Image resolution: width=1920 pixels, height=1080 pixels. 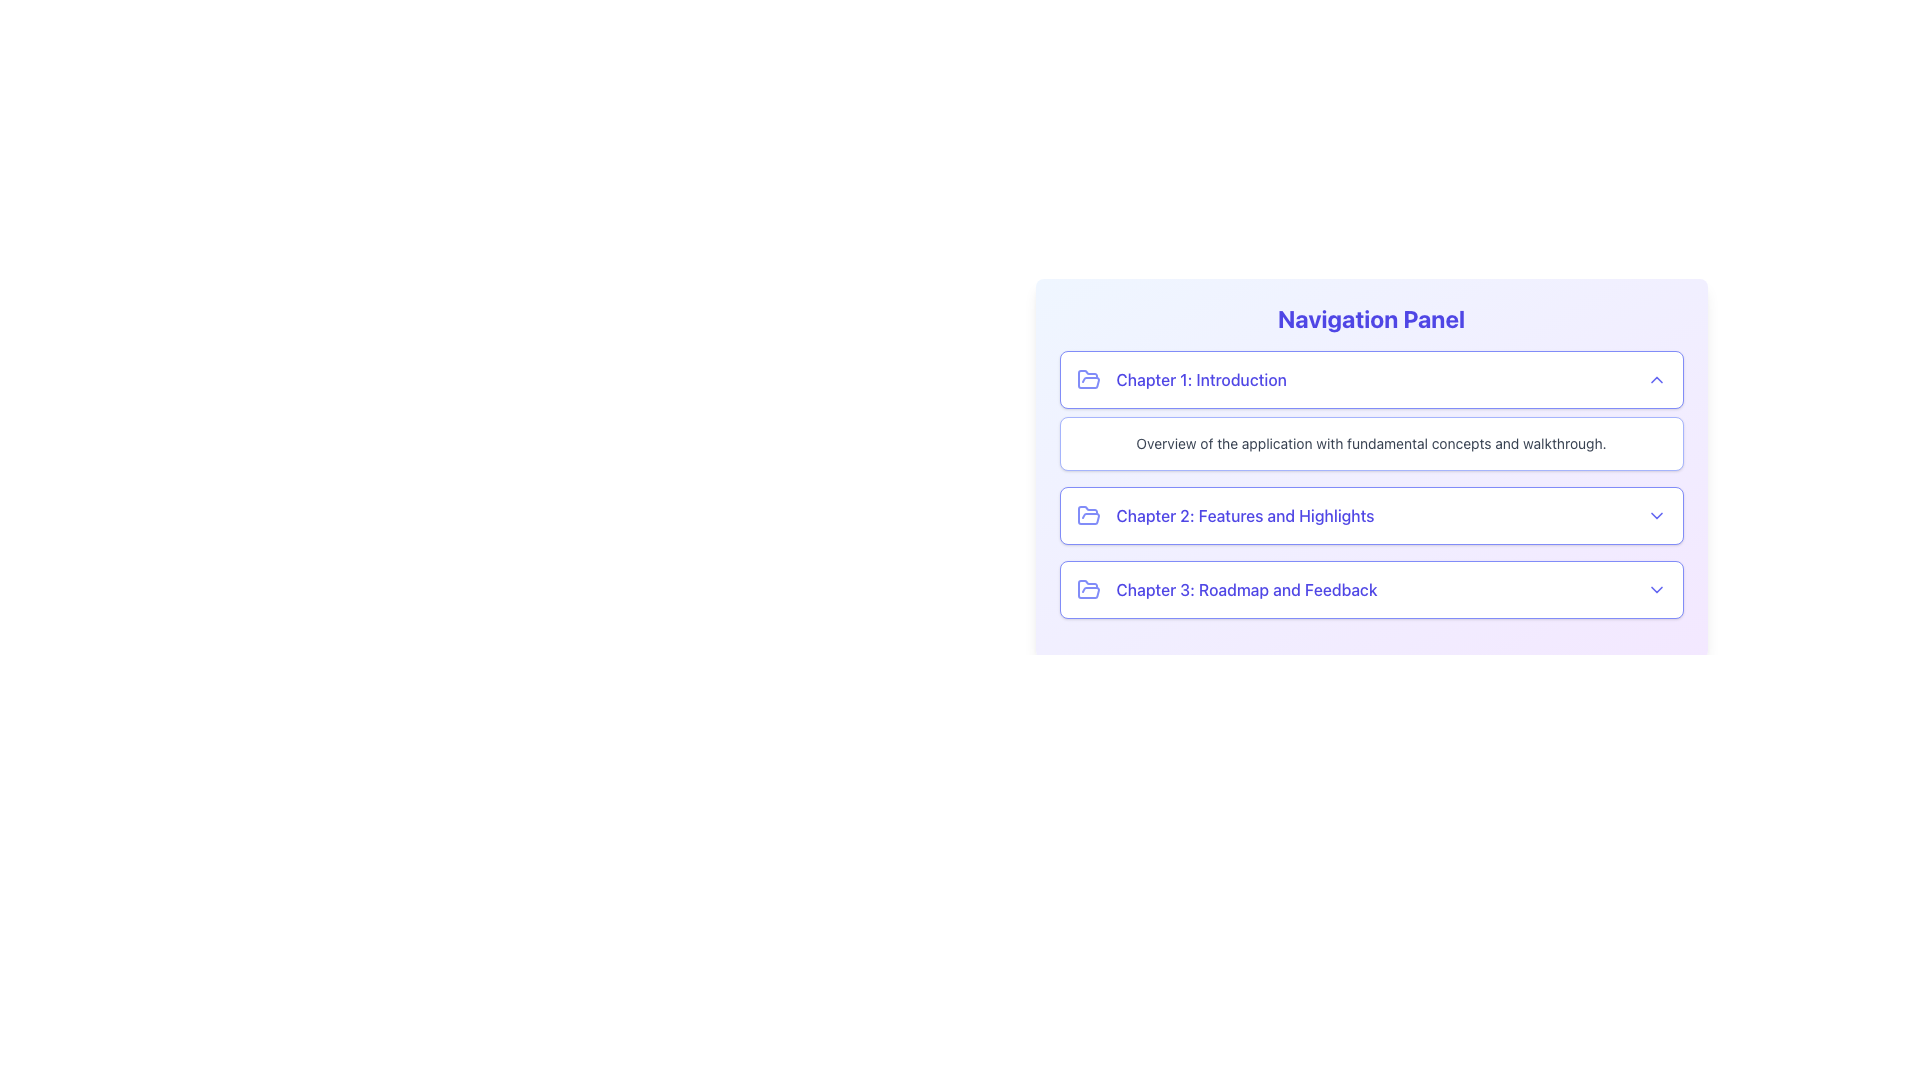 I want to click on the clickable navigation button for 'Chapter 1: Introduction' located in the Navigation Panel at the top-left section of the interface, so click(x=1370, y=380).